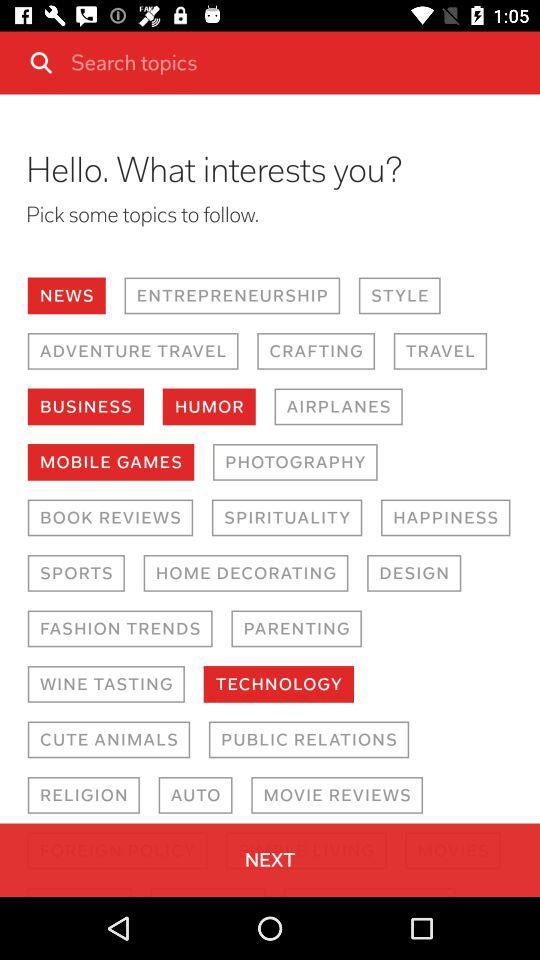  What do you see at coordinates (231, 294) in the screenshot?
I see `the item next to the style icon` at bounding box center [231, 294].